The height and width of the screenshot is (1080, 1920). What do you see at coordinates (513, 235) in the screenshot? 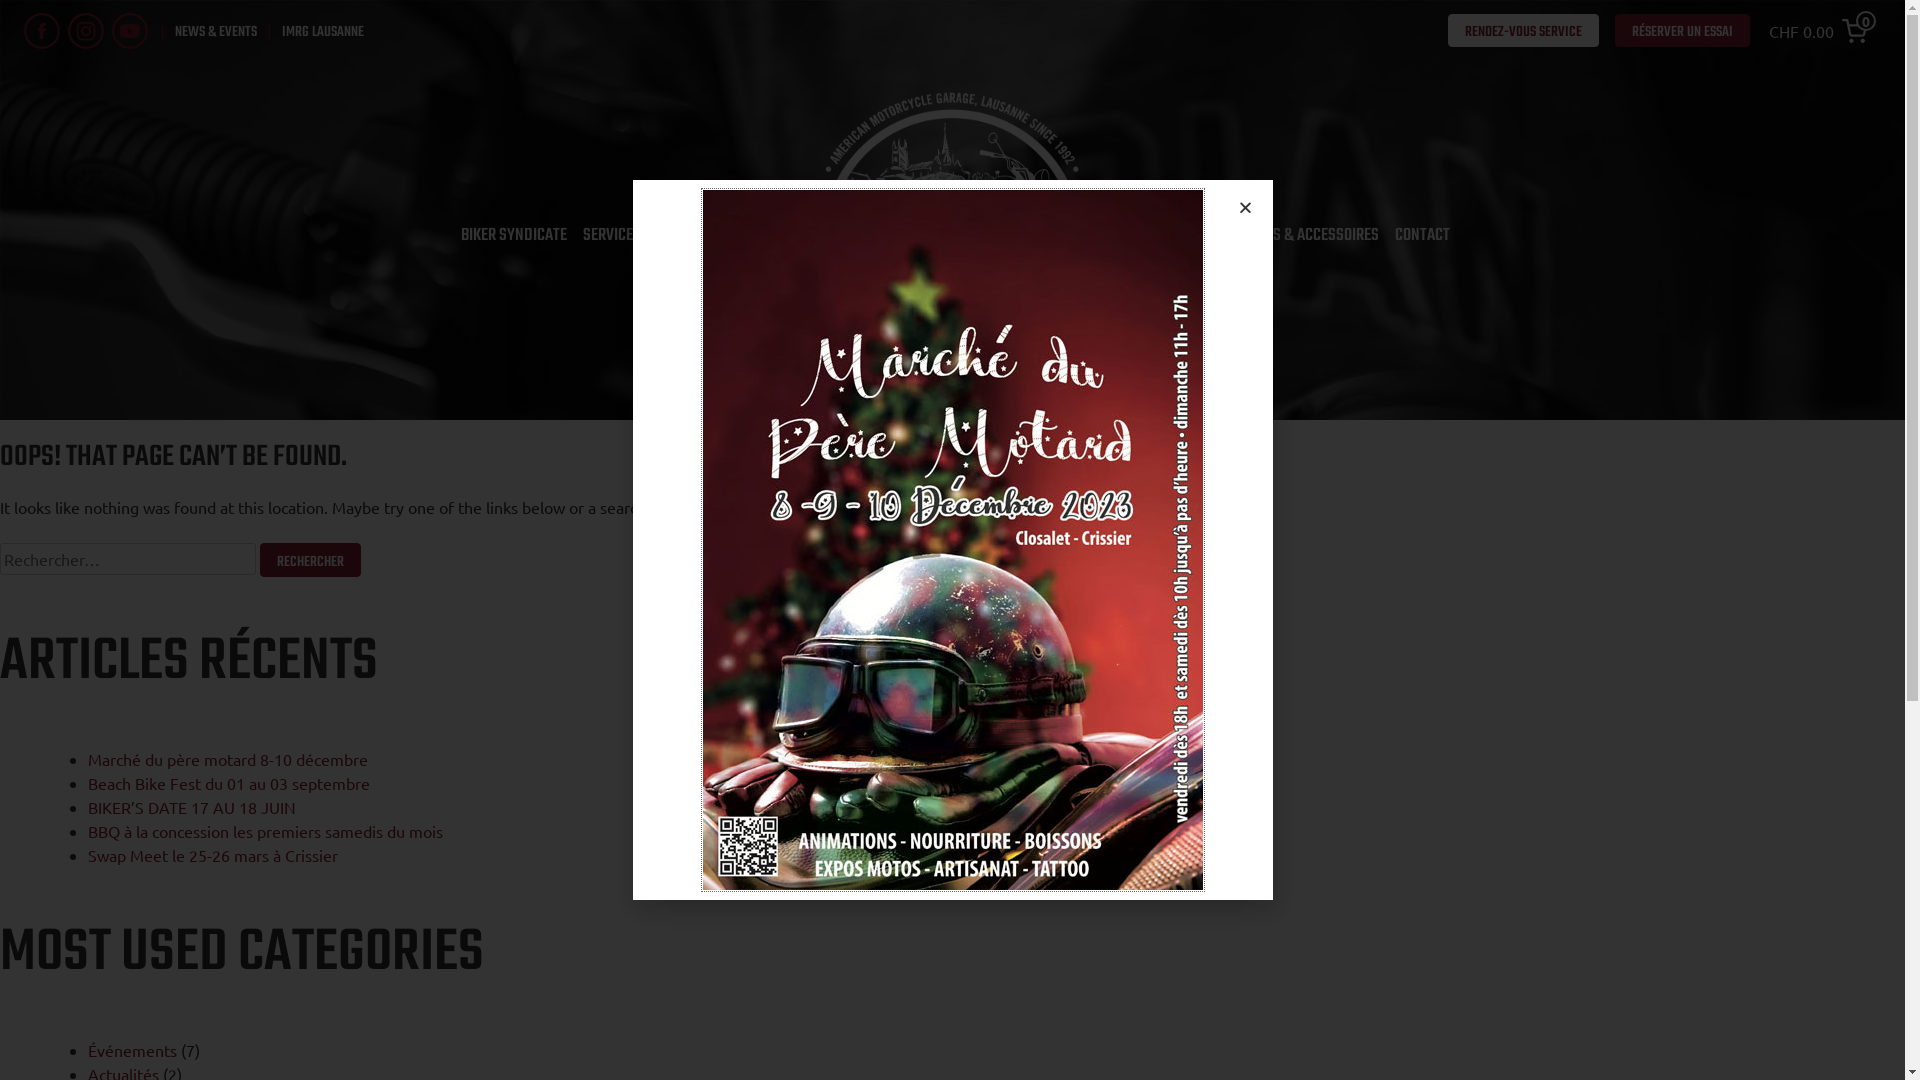
I see `'BIKER SYNDICATE'` at bounding box center [513, 235].